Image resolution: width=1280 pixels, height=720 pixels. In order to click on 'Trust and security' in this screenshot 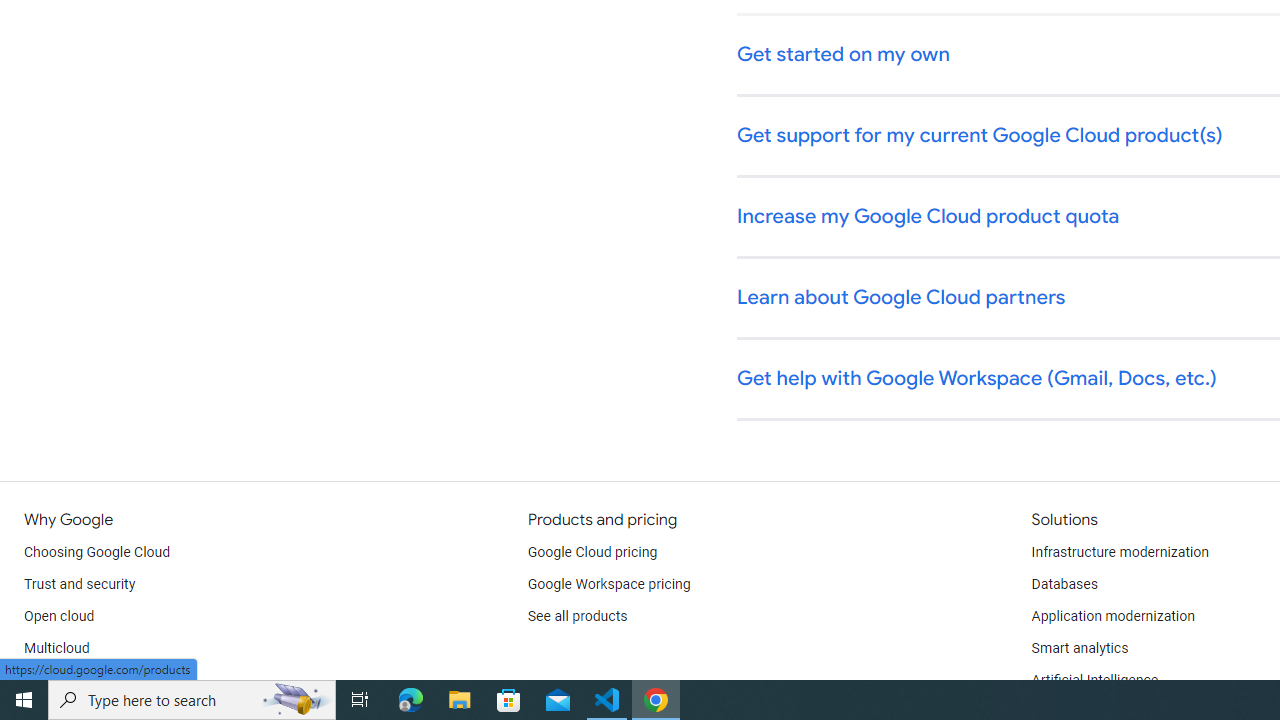, I will do `click(80, 585)`.